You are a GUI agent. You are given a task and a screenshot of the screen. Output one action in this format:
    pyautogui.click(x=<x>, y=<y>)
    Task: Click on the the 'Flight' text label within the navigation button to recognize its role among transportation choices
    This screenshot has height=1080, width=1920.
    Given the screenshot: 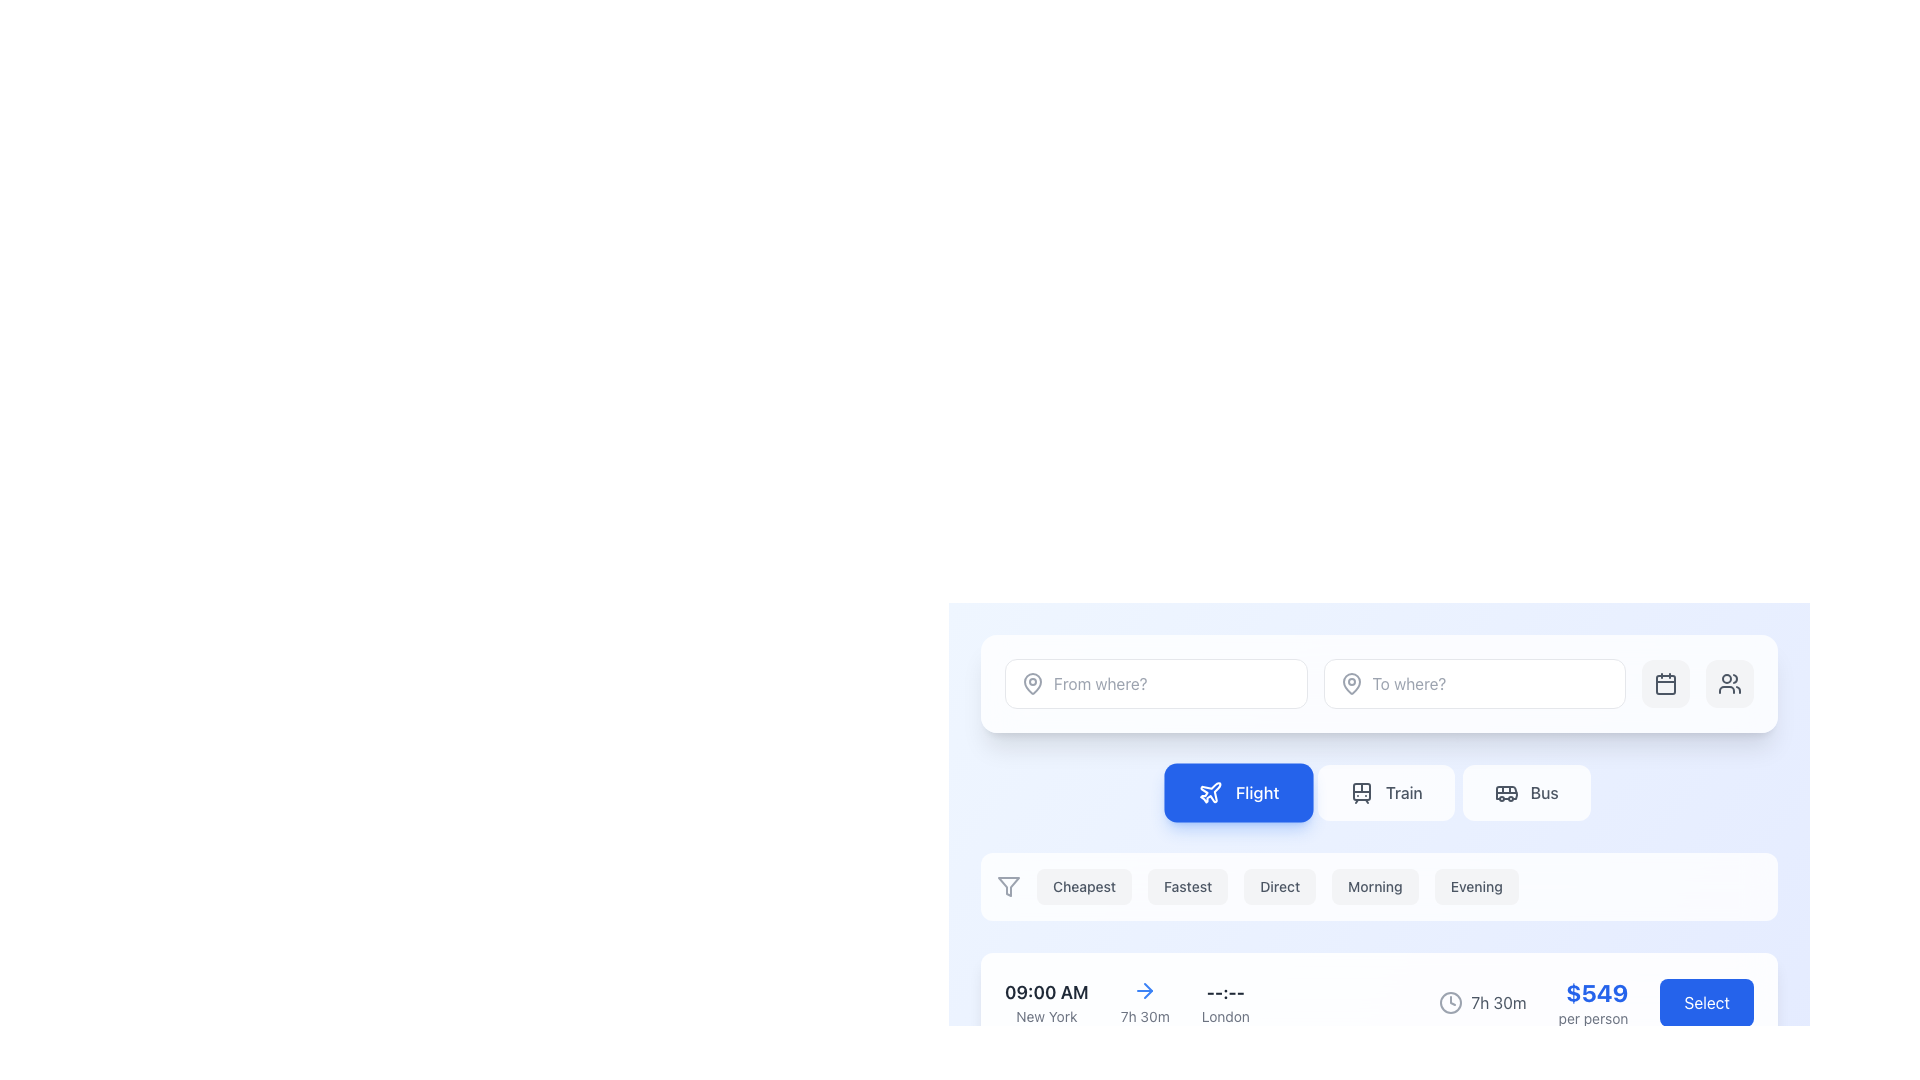 What is the action you would take?
    pyautogui.click(x=1256, y=792)
    